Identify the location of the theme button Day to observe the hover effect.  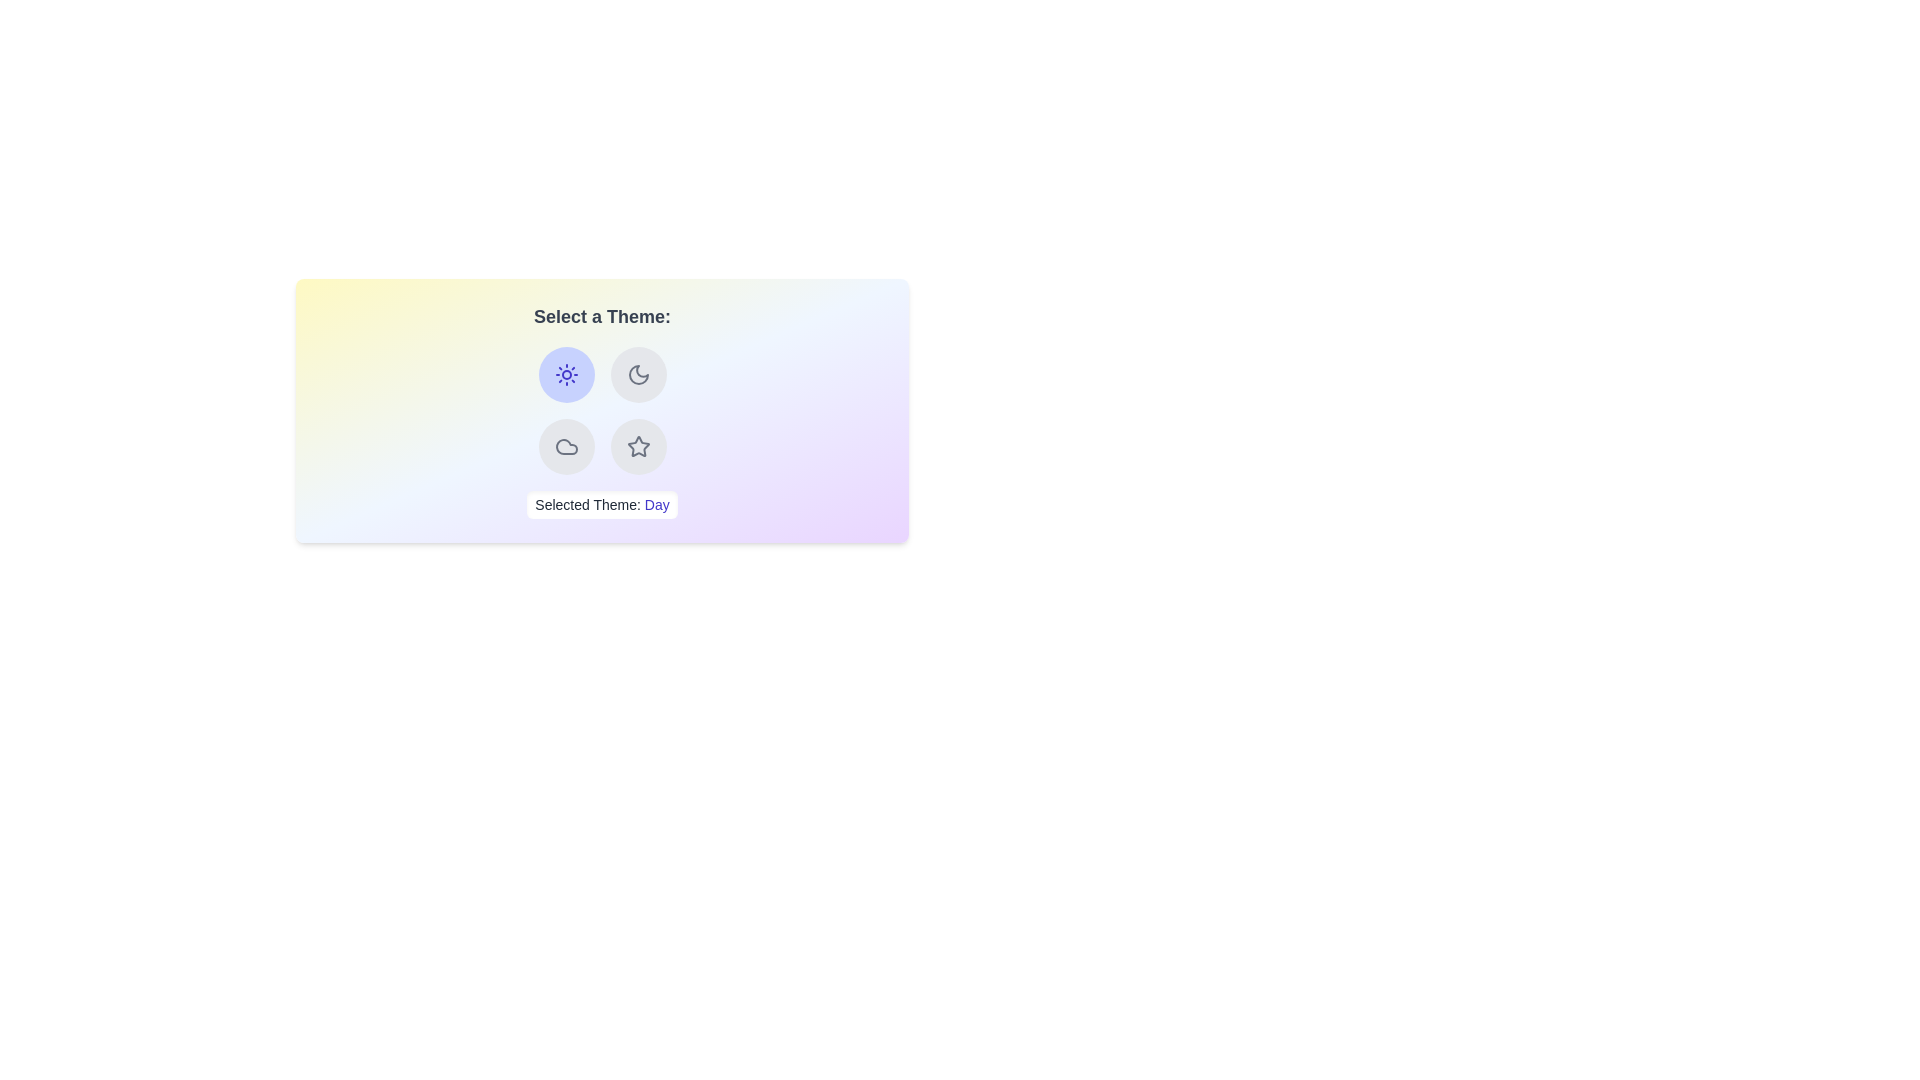
(565, 374).